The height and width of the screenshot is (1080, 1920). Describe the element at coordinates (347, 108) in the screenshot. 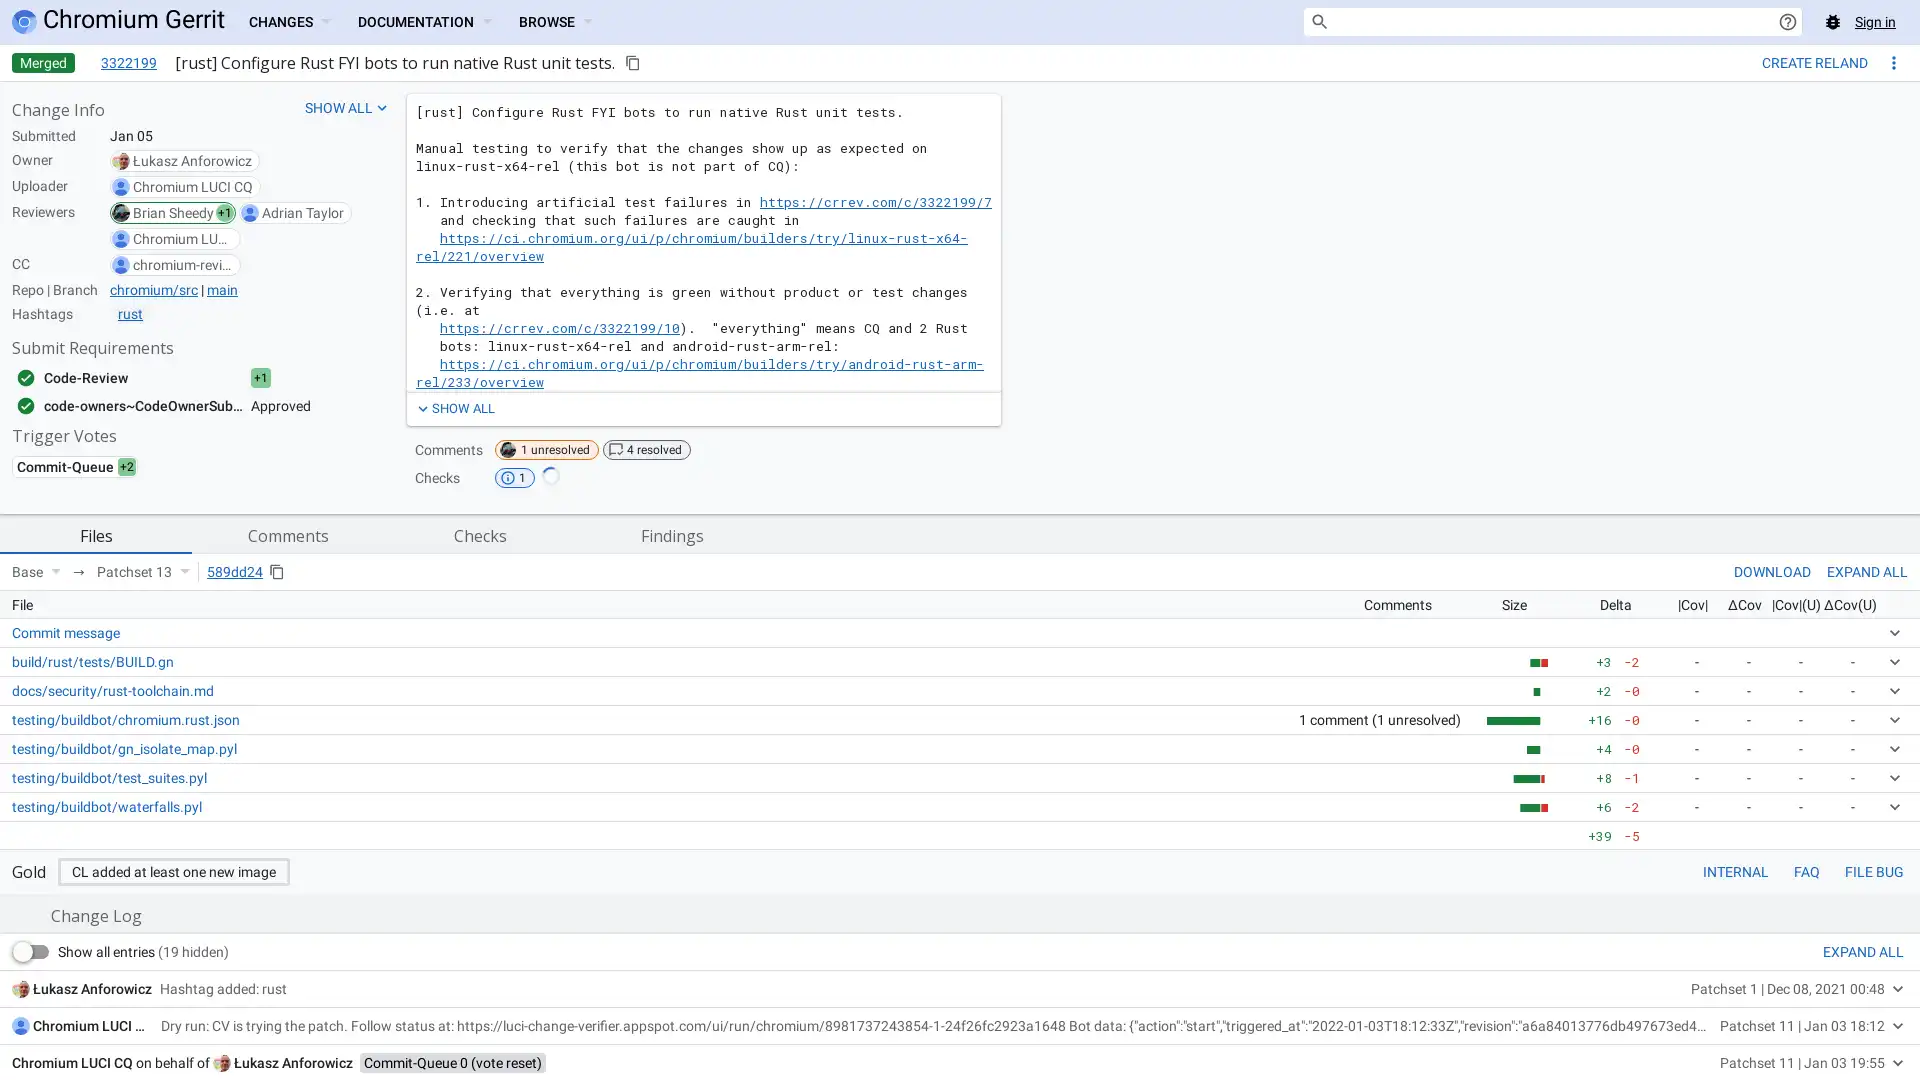

I see `SHOW ALL` at that location.